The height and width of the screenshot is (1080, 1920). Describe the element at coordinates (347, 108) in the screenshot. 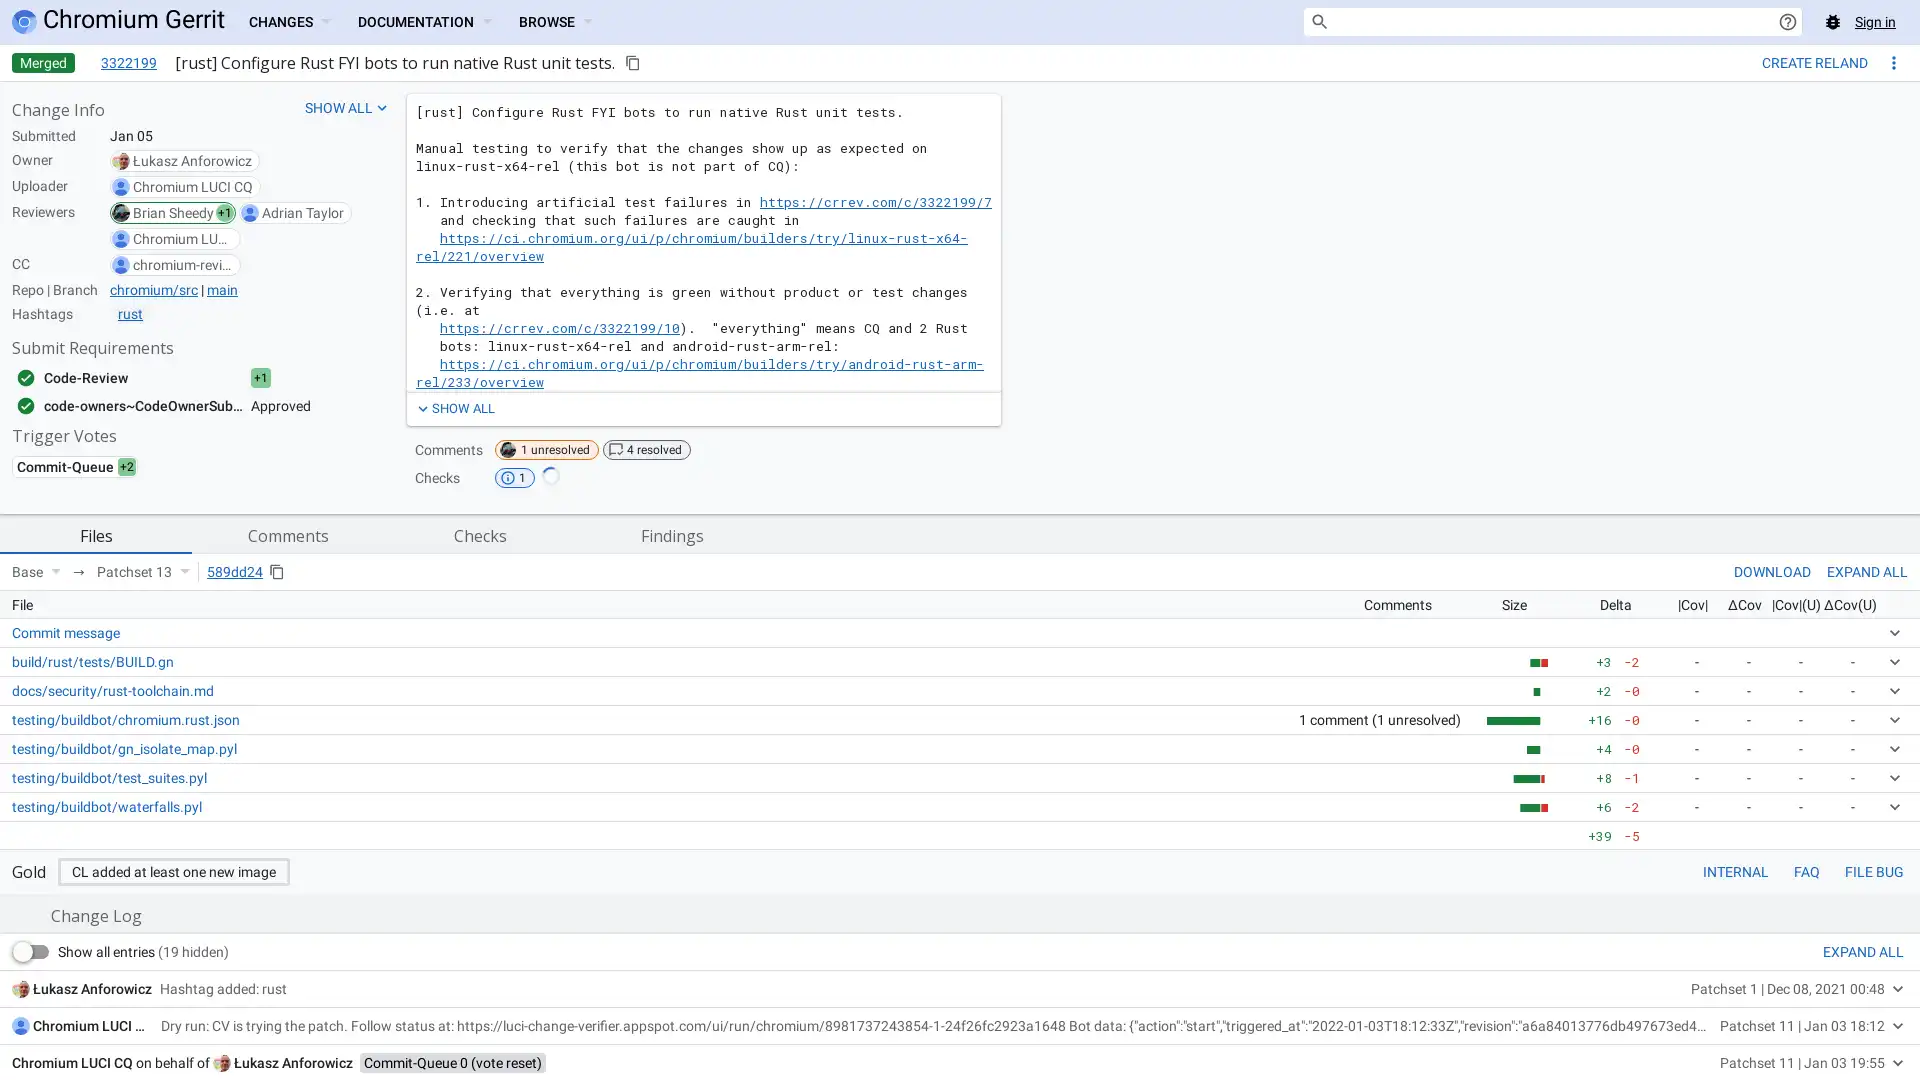

I see `SHOW ALL` at that location.